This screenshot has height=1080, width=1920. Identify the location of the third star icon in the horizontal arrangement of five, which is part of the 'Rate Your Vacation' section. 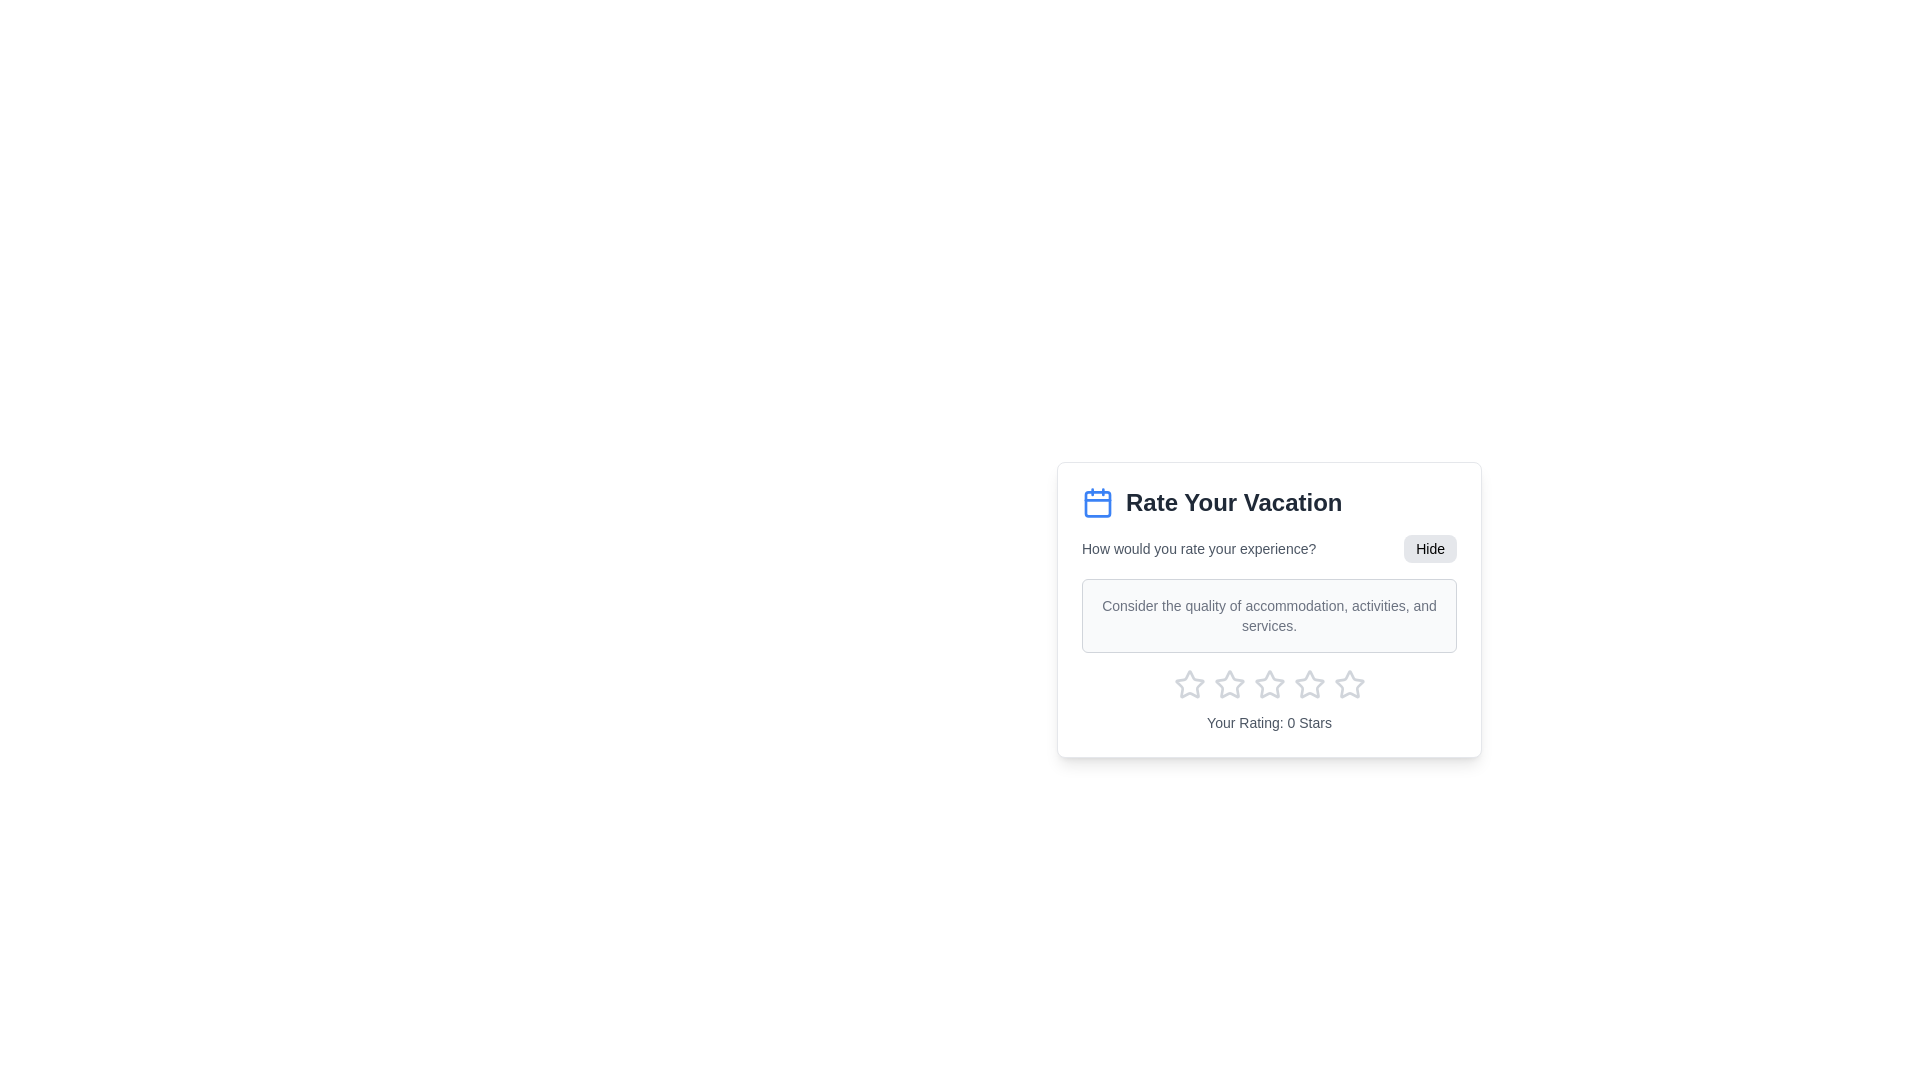
(1267, 682).